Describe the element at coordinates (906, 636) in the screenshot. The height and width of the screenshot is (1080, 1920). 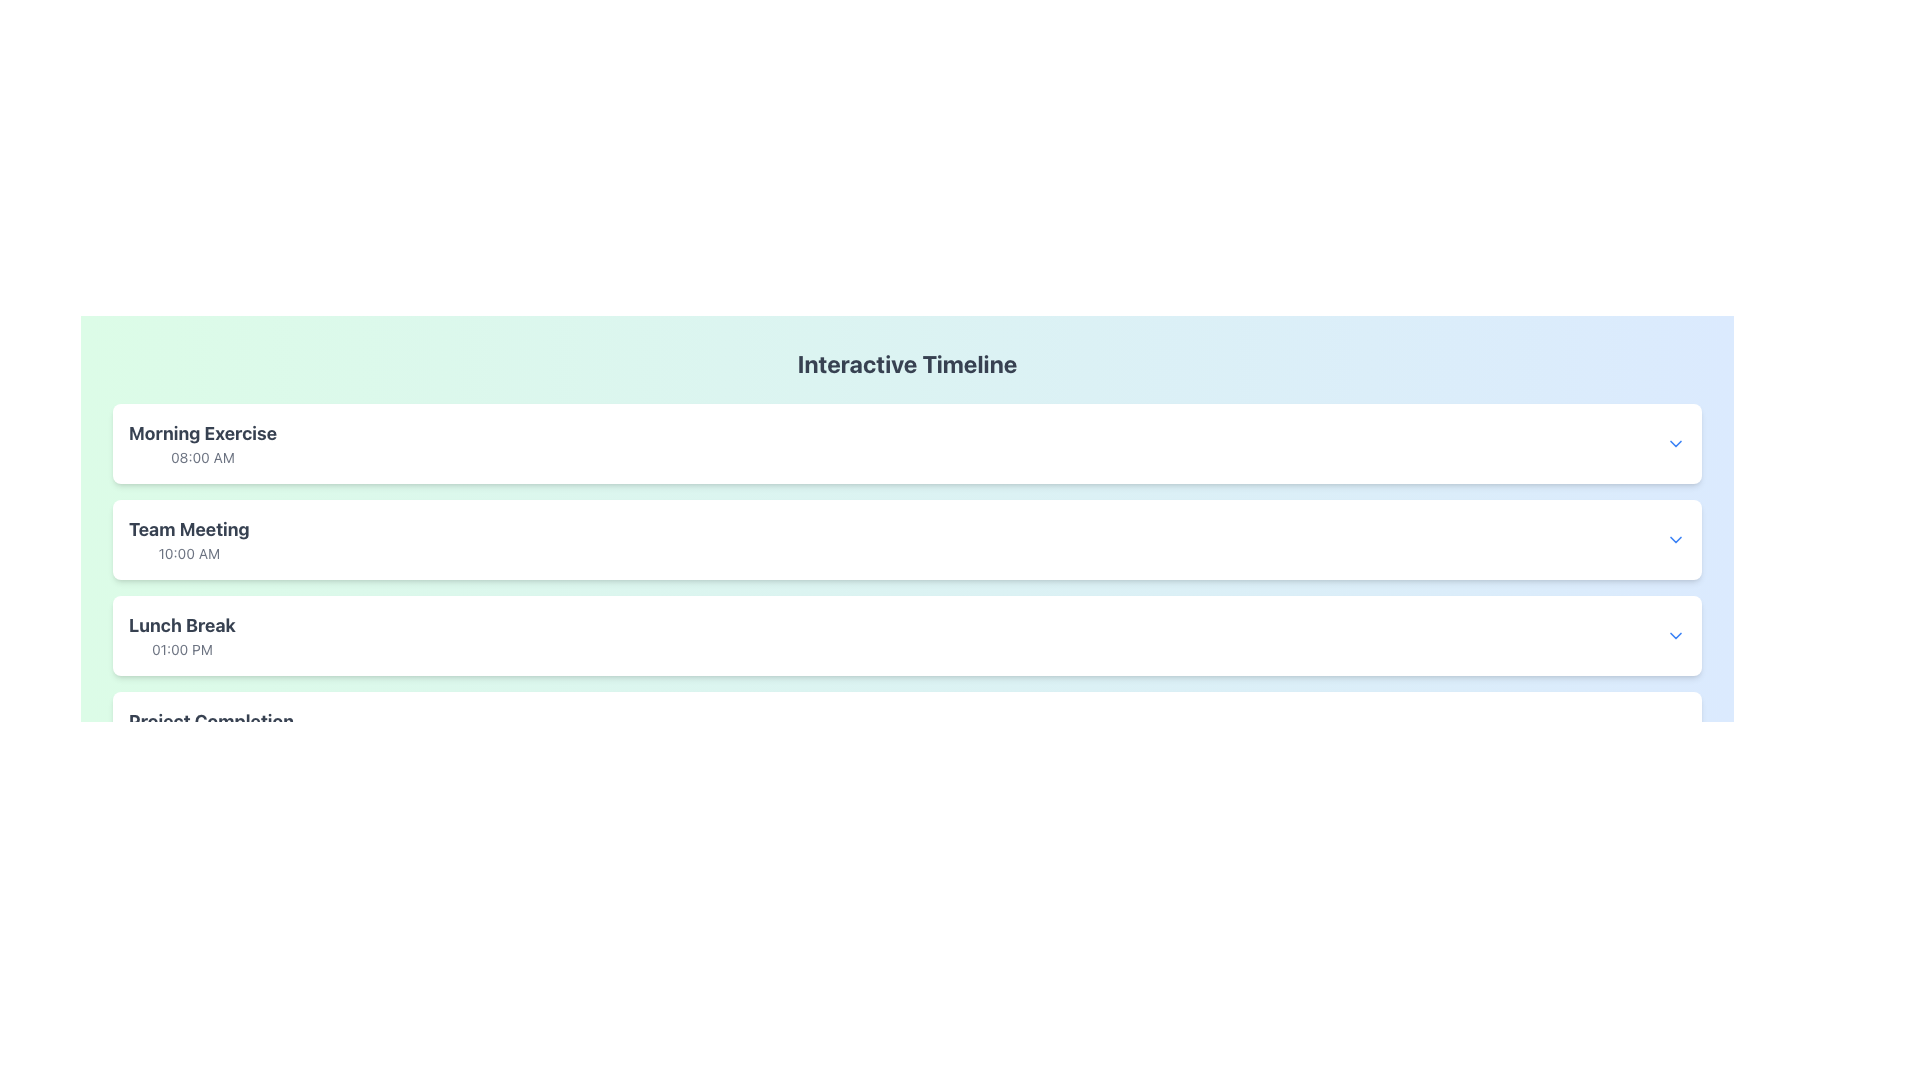
I see `the 'Lunch Break' timeline entry` at that location.